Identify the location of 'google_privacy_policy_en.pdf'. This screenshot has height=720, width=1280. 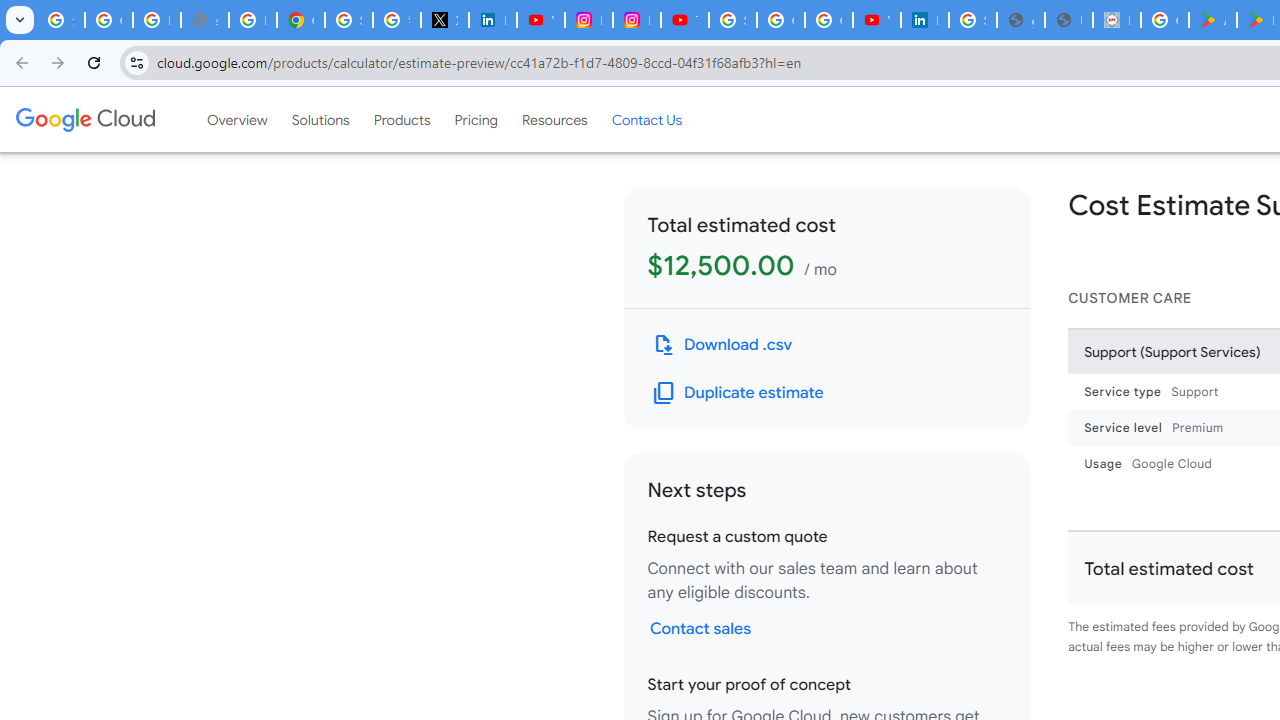
(1020, 20).